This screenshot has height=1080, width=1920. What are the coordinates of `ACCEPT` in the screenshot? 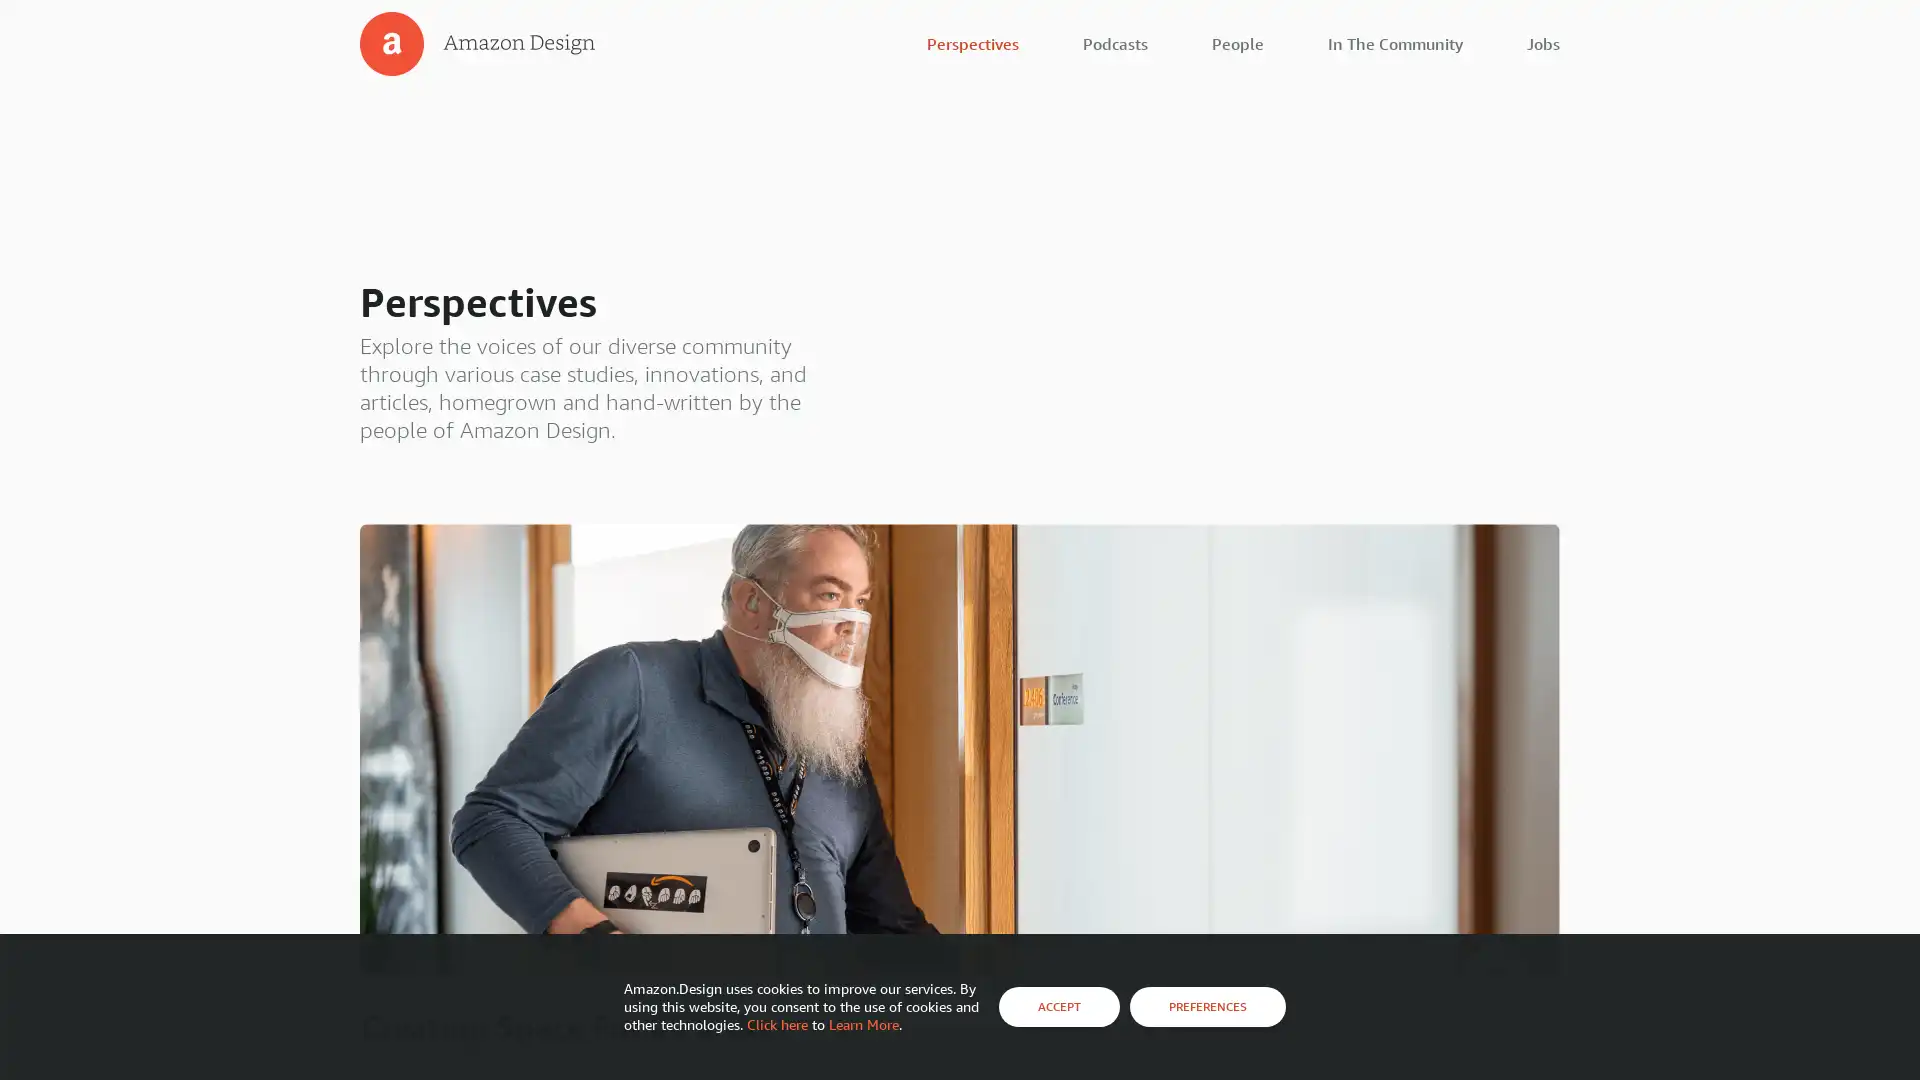 It's located at (1058, 1006).